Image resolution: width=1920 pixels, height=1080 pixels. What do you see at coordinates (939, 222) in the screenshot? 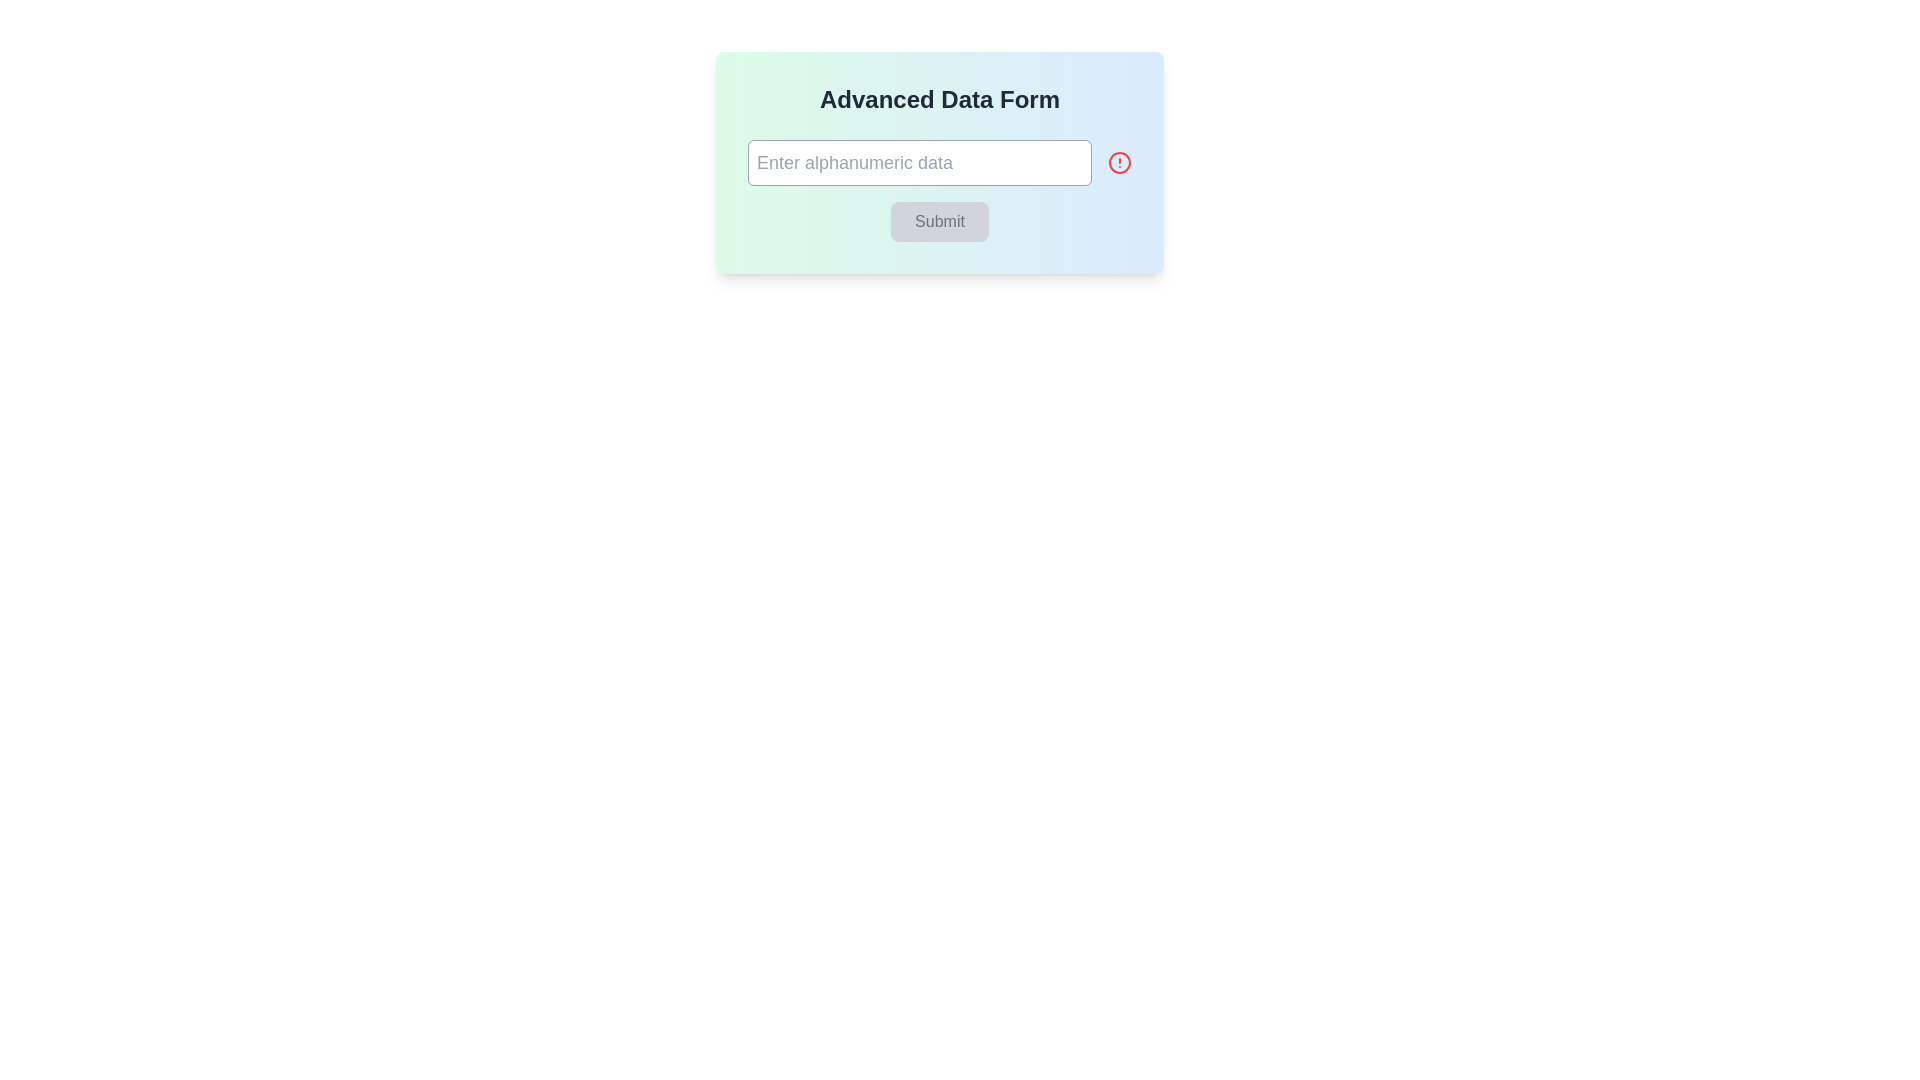
I see `the 'Submit' button, which is currently disabled and located at the bottom of the input field labeled 'Enter alphanumeric data'` at bounding box center [939, 222].